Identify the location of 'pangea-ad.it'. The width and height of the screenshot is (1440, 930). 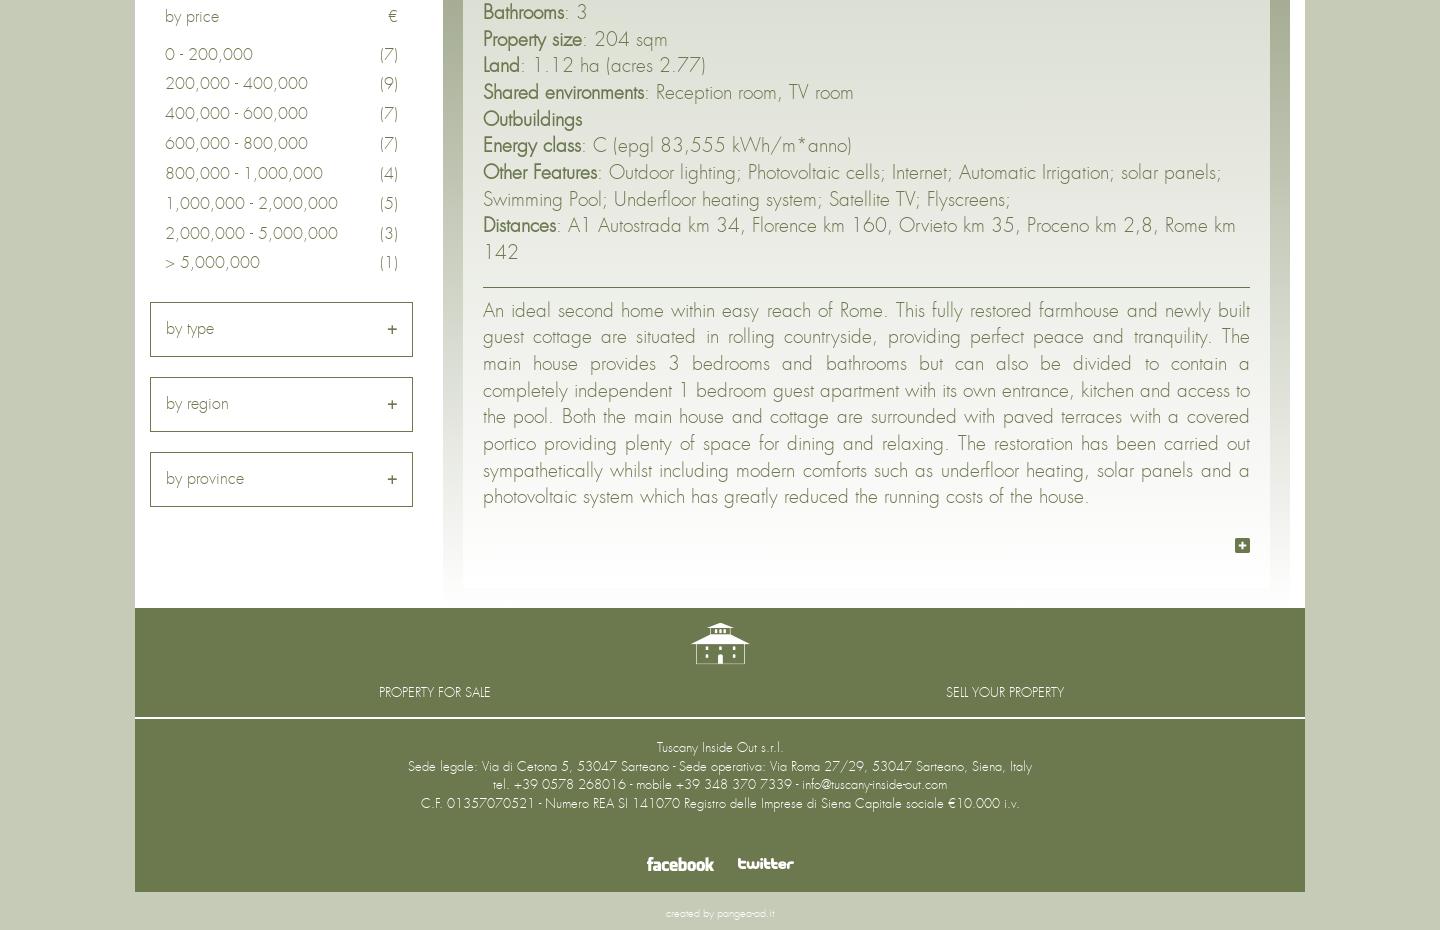
(744, 913).